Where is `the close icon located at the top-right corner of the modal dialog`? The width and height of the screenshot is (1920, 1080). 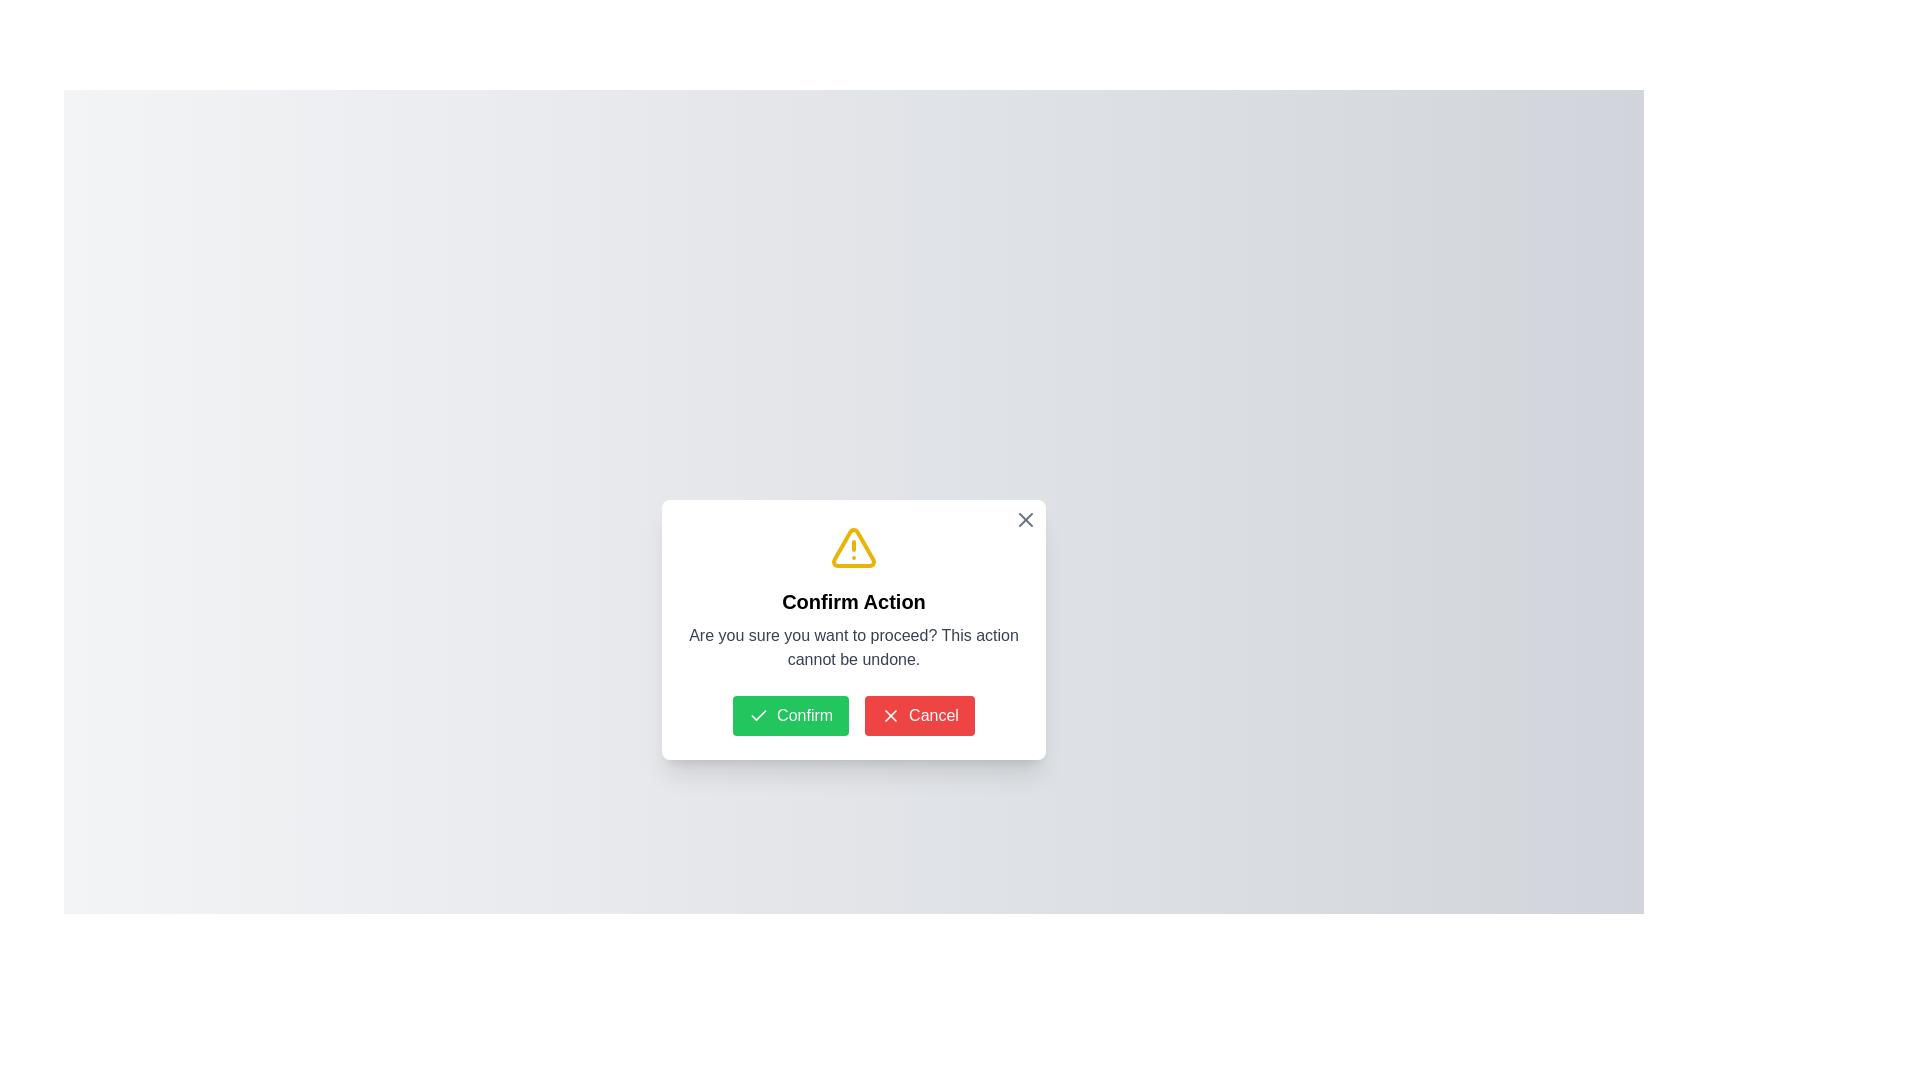
the close icon located at the top-right corner of the modal dialog is located at coordinates (1026, 519).